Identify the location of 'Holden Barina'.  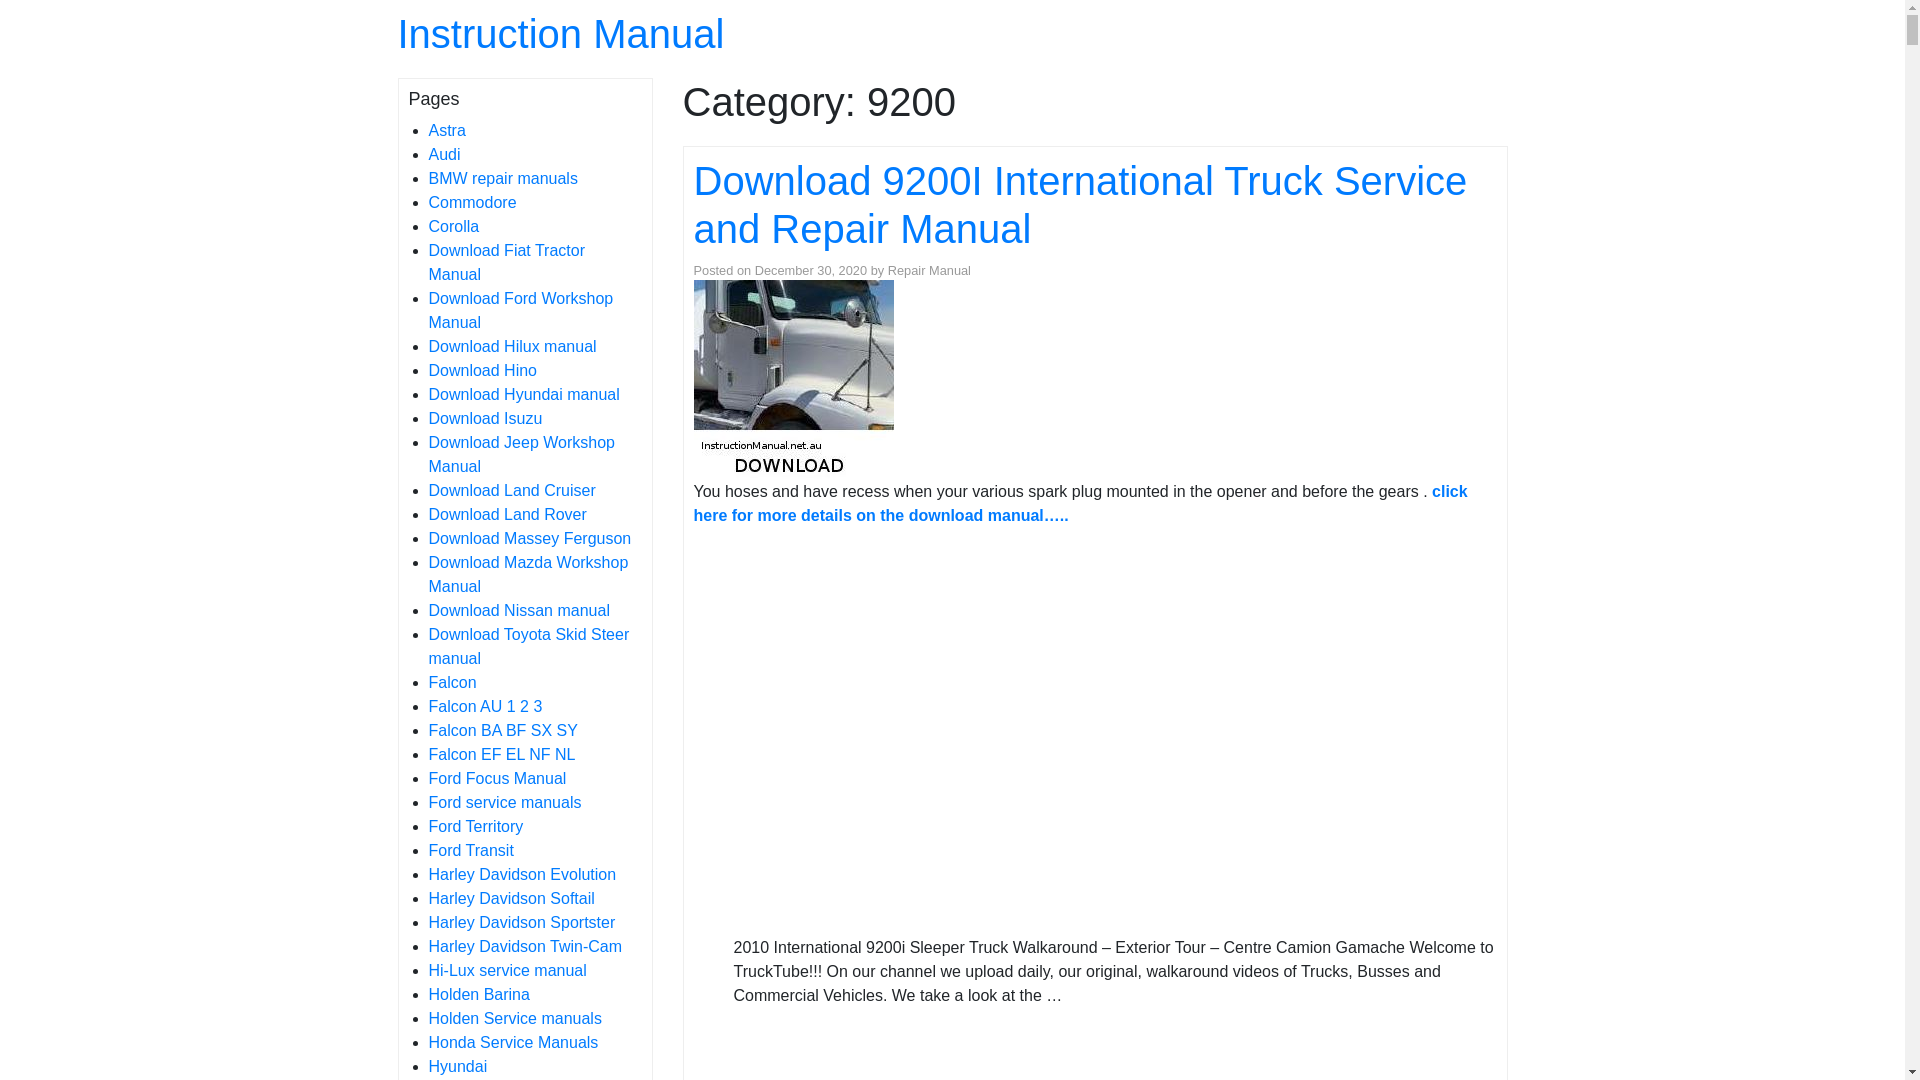
(477, 994).